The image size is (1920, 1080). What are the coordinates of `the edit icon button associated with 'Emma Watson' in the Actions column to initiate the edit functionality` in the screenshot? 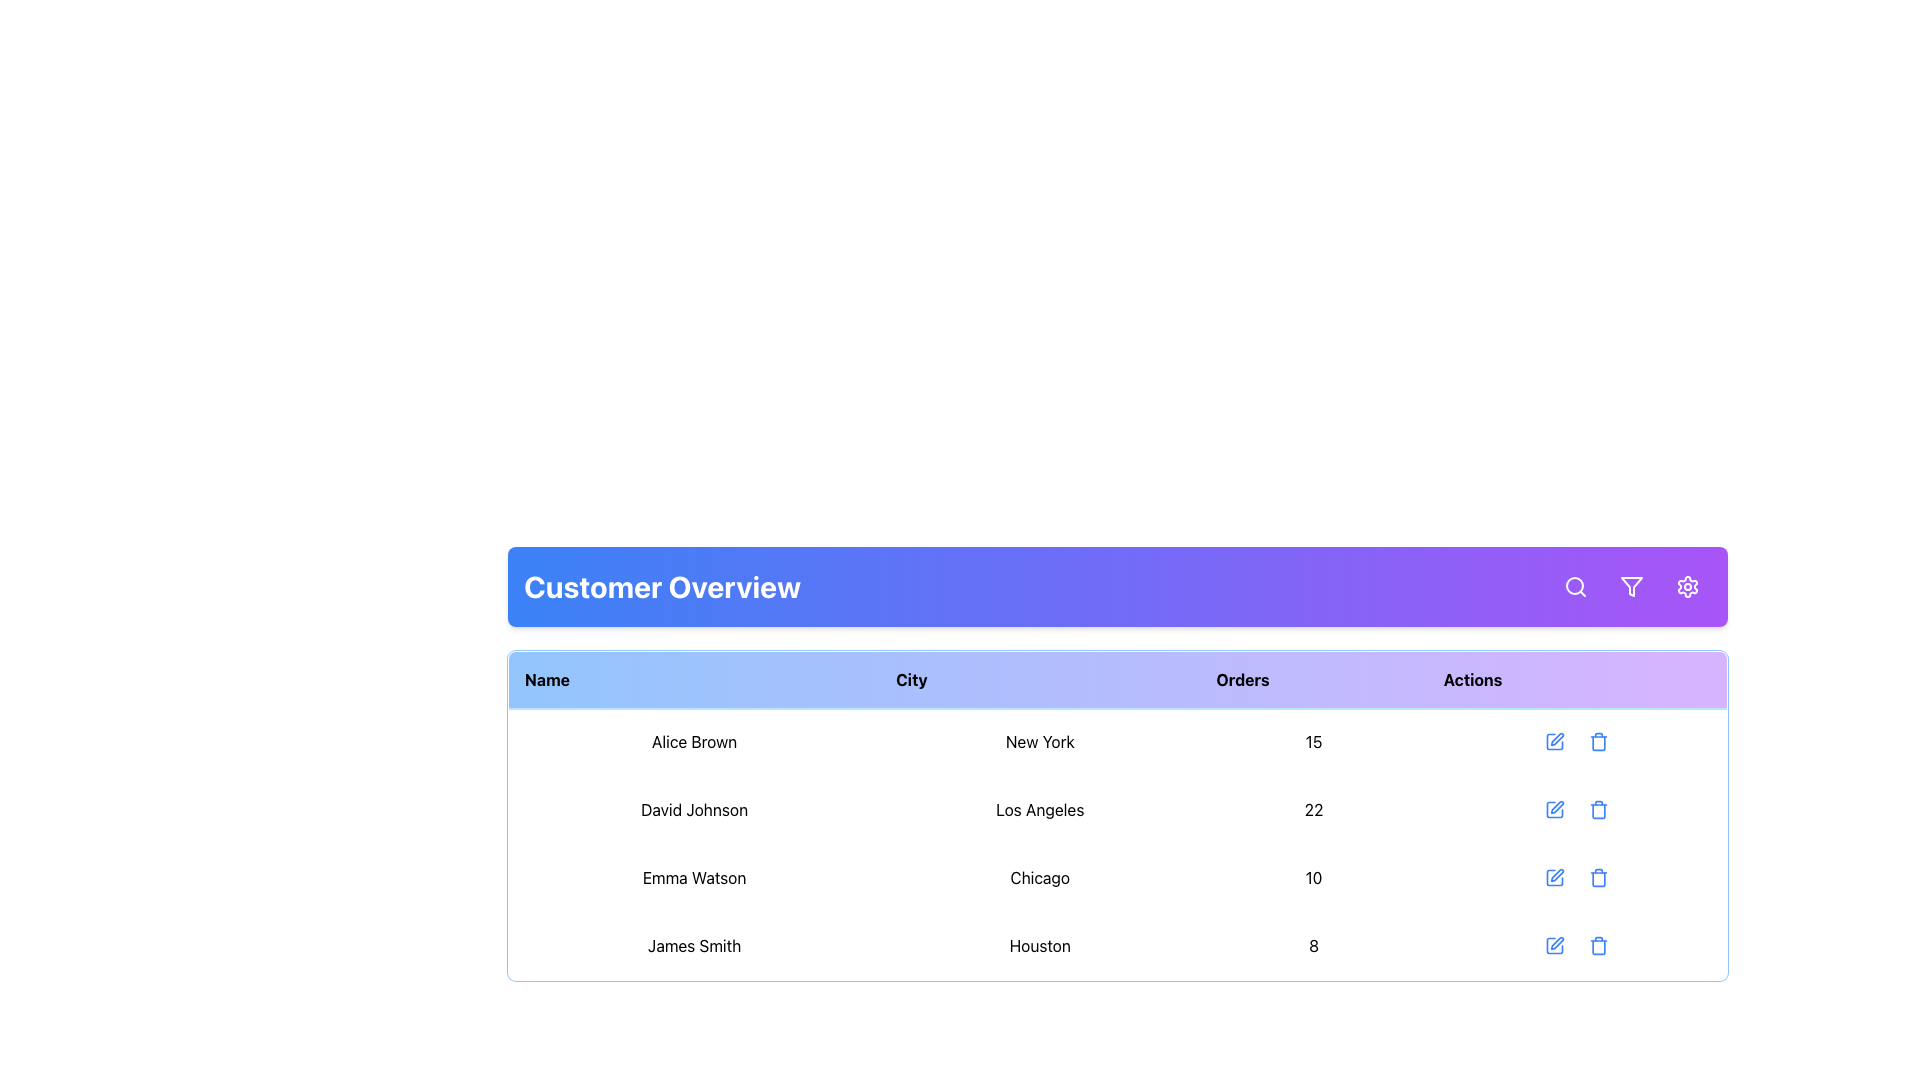 It's located at (1554, 877).